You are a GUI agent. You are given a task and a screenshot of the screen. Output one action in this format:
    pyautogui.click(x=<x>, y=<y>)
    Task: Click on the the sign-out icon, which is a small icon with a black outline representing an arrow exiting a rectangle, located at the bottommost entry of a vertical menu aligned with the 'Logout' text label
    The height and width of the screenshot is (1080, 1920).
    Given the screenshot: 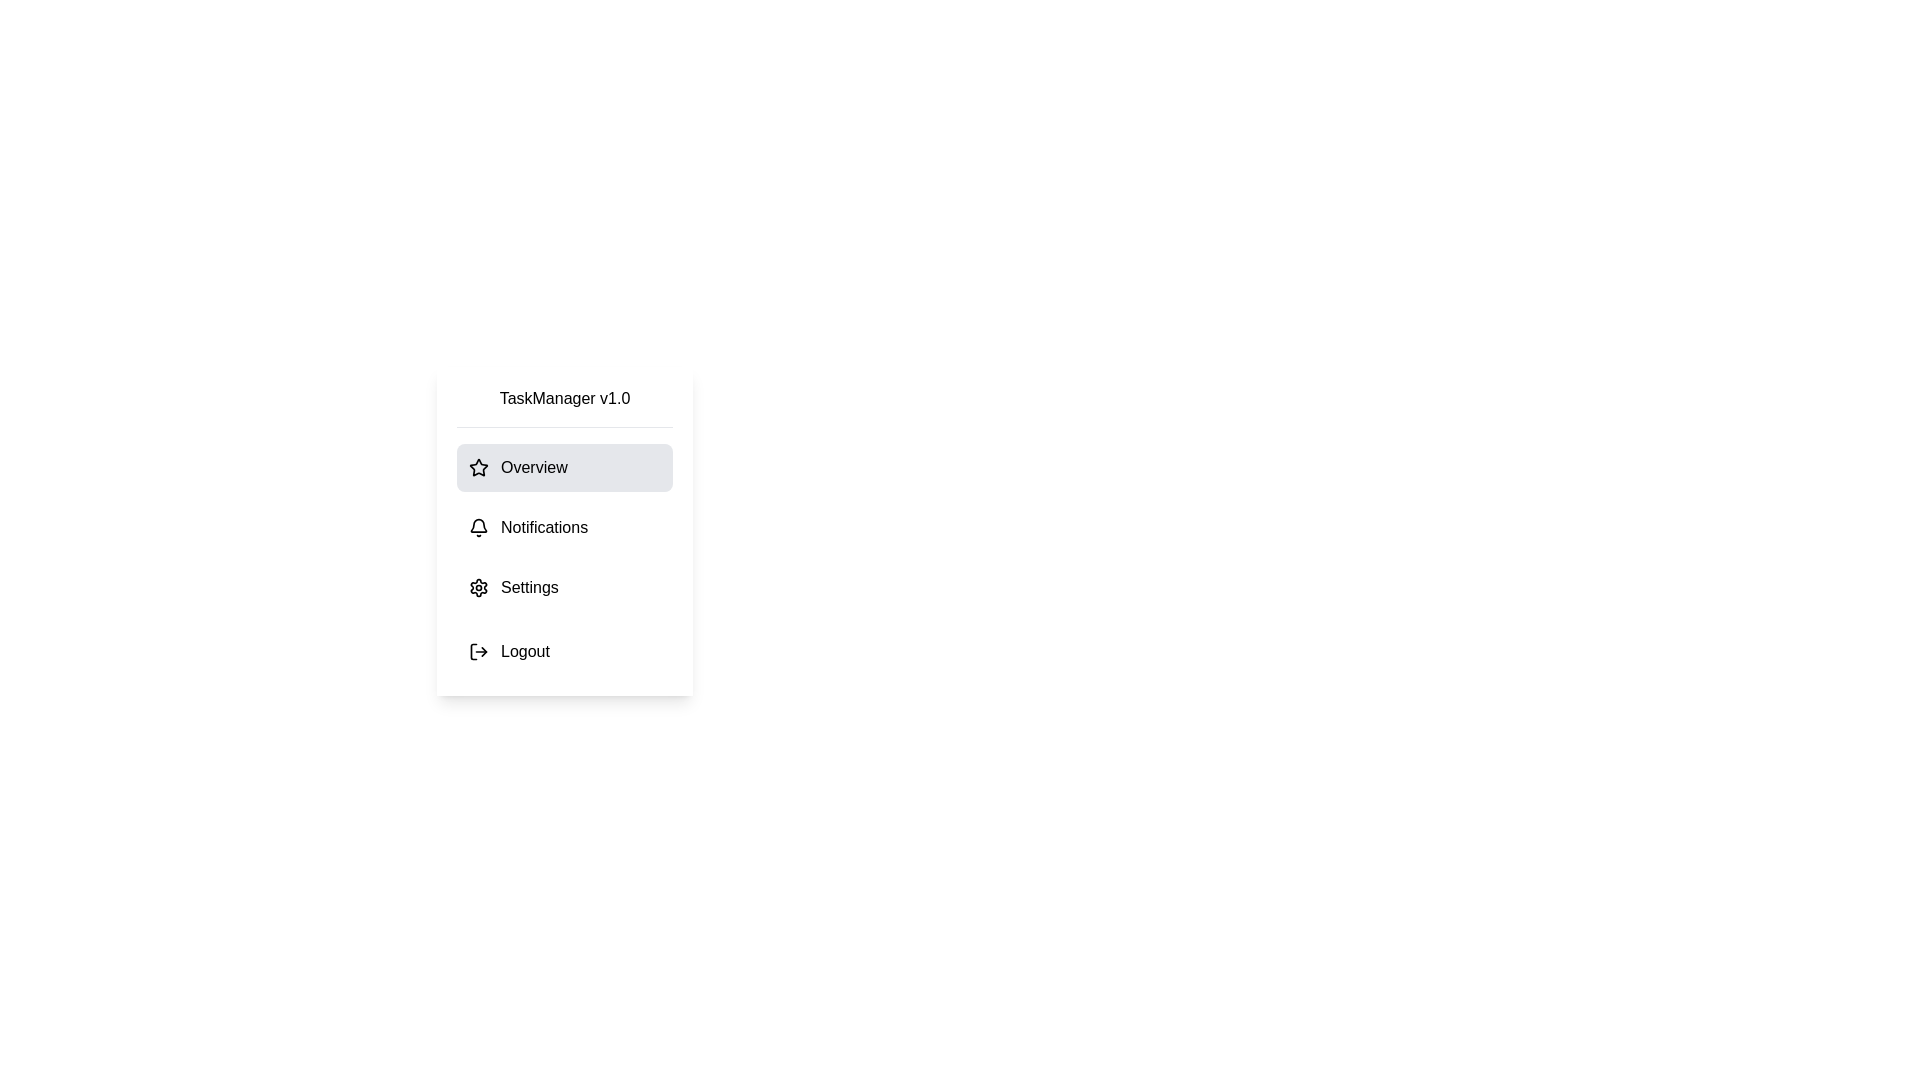 What is the action you would take?
    pyautogui.click(x=478, y=651)
    